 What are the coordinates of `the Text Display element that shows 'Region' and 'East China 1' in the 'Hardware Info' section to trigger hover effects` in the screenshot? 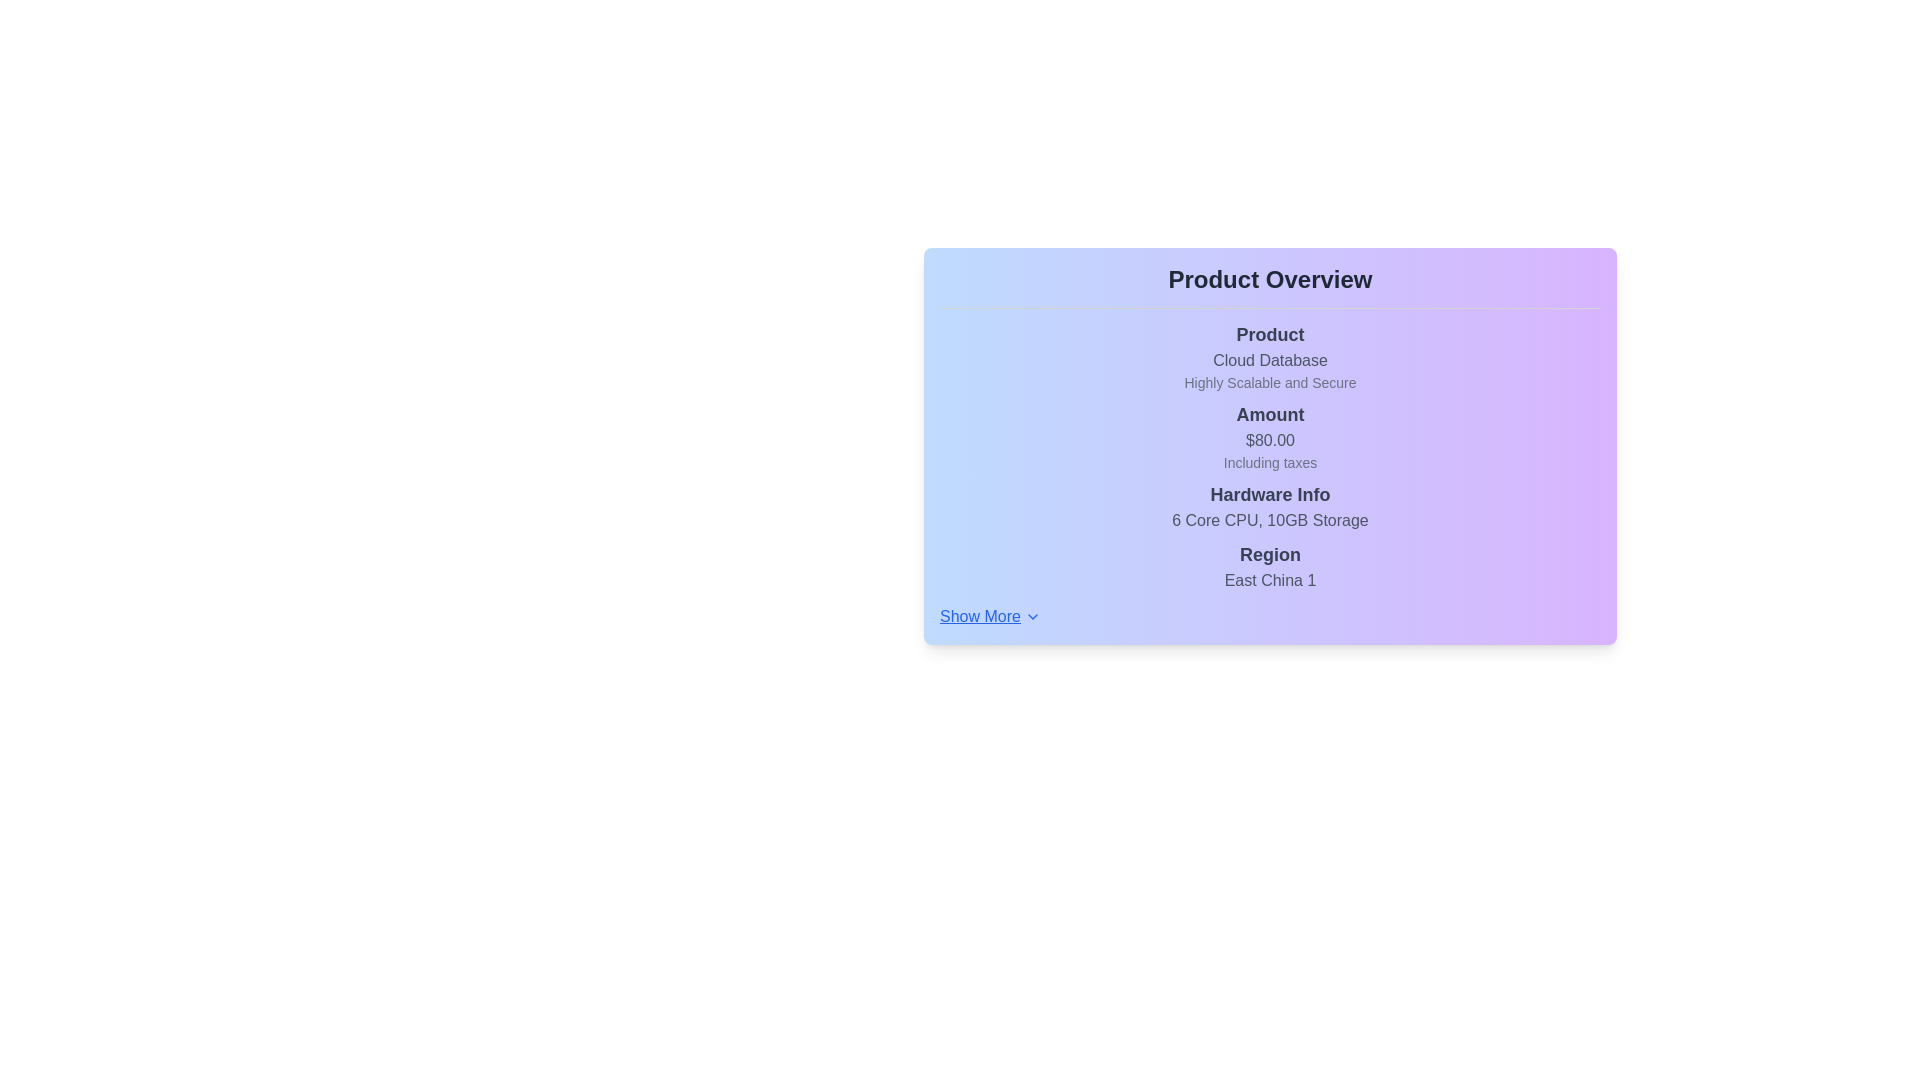 It's located at (1269, 567).